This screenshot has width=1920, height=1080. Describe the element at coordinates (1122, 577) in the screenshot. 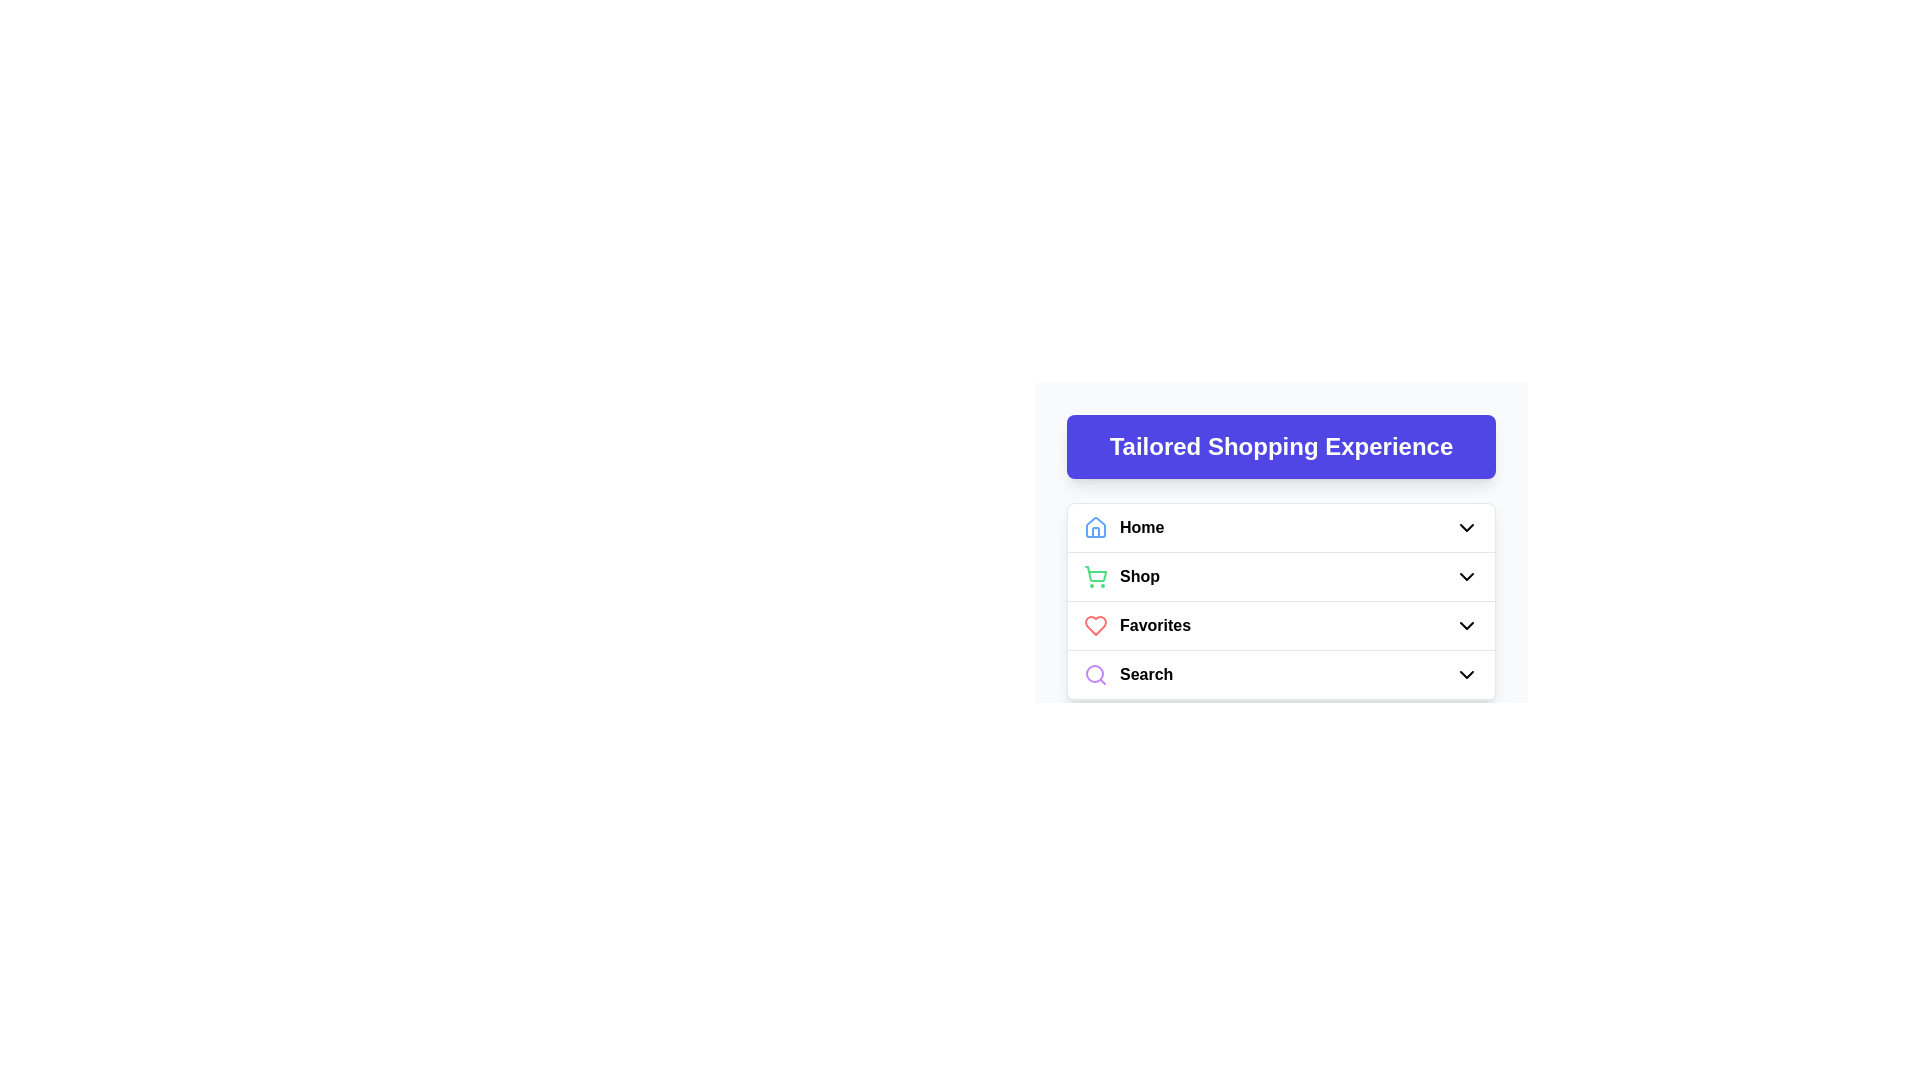

I see `the Navigation link located second from the top in the vertical menu group below the header 'Tailored Shopping Experience'` at that location.